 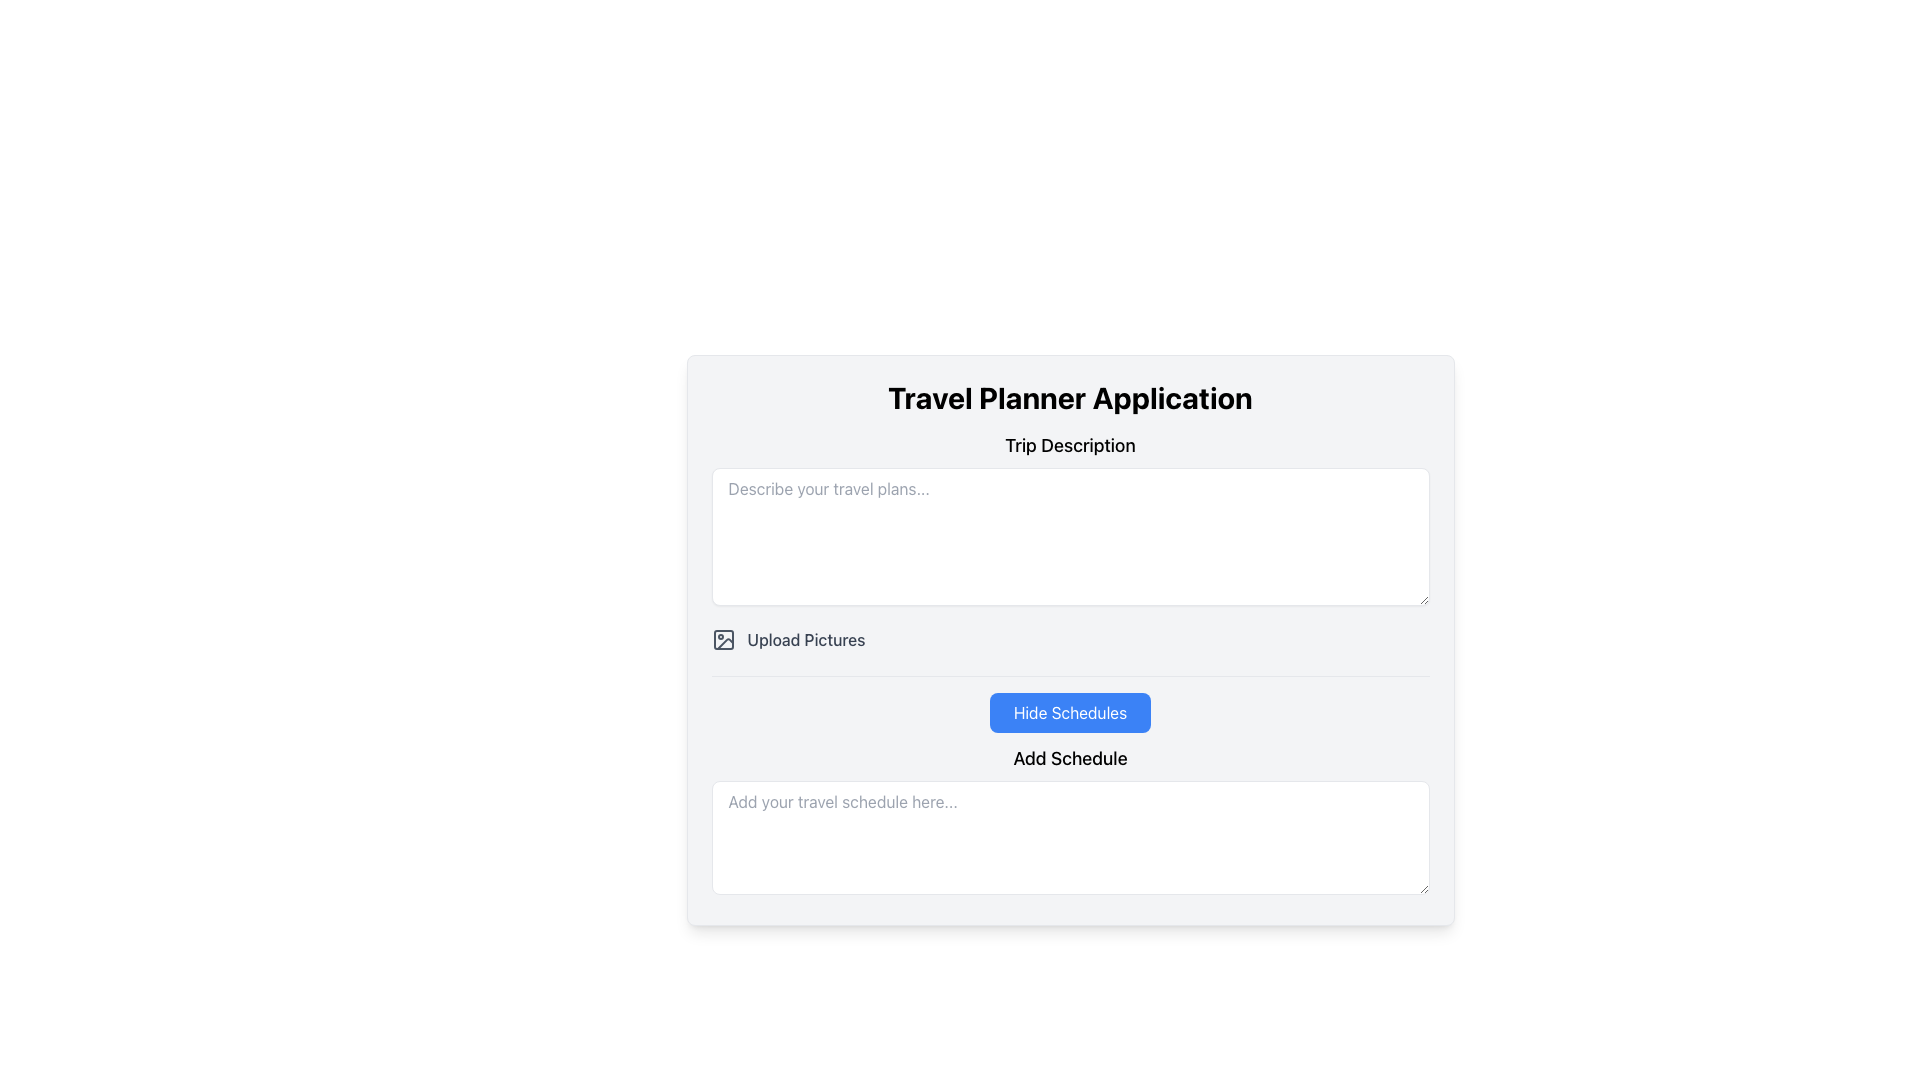 What do you see at coordinates (1069, 759) in the screenshot?
I see `text from the descriptive label located above the multiline text input field with the placeholder 'Add your travel schedule here...'` at bounding box center [1069, 759].